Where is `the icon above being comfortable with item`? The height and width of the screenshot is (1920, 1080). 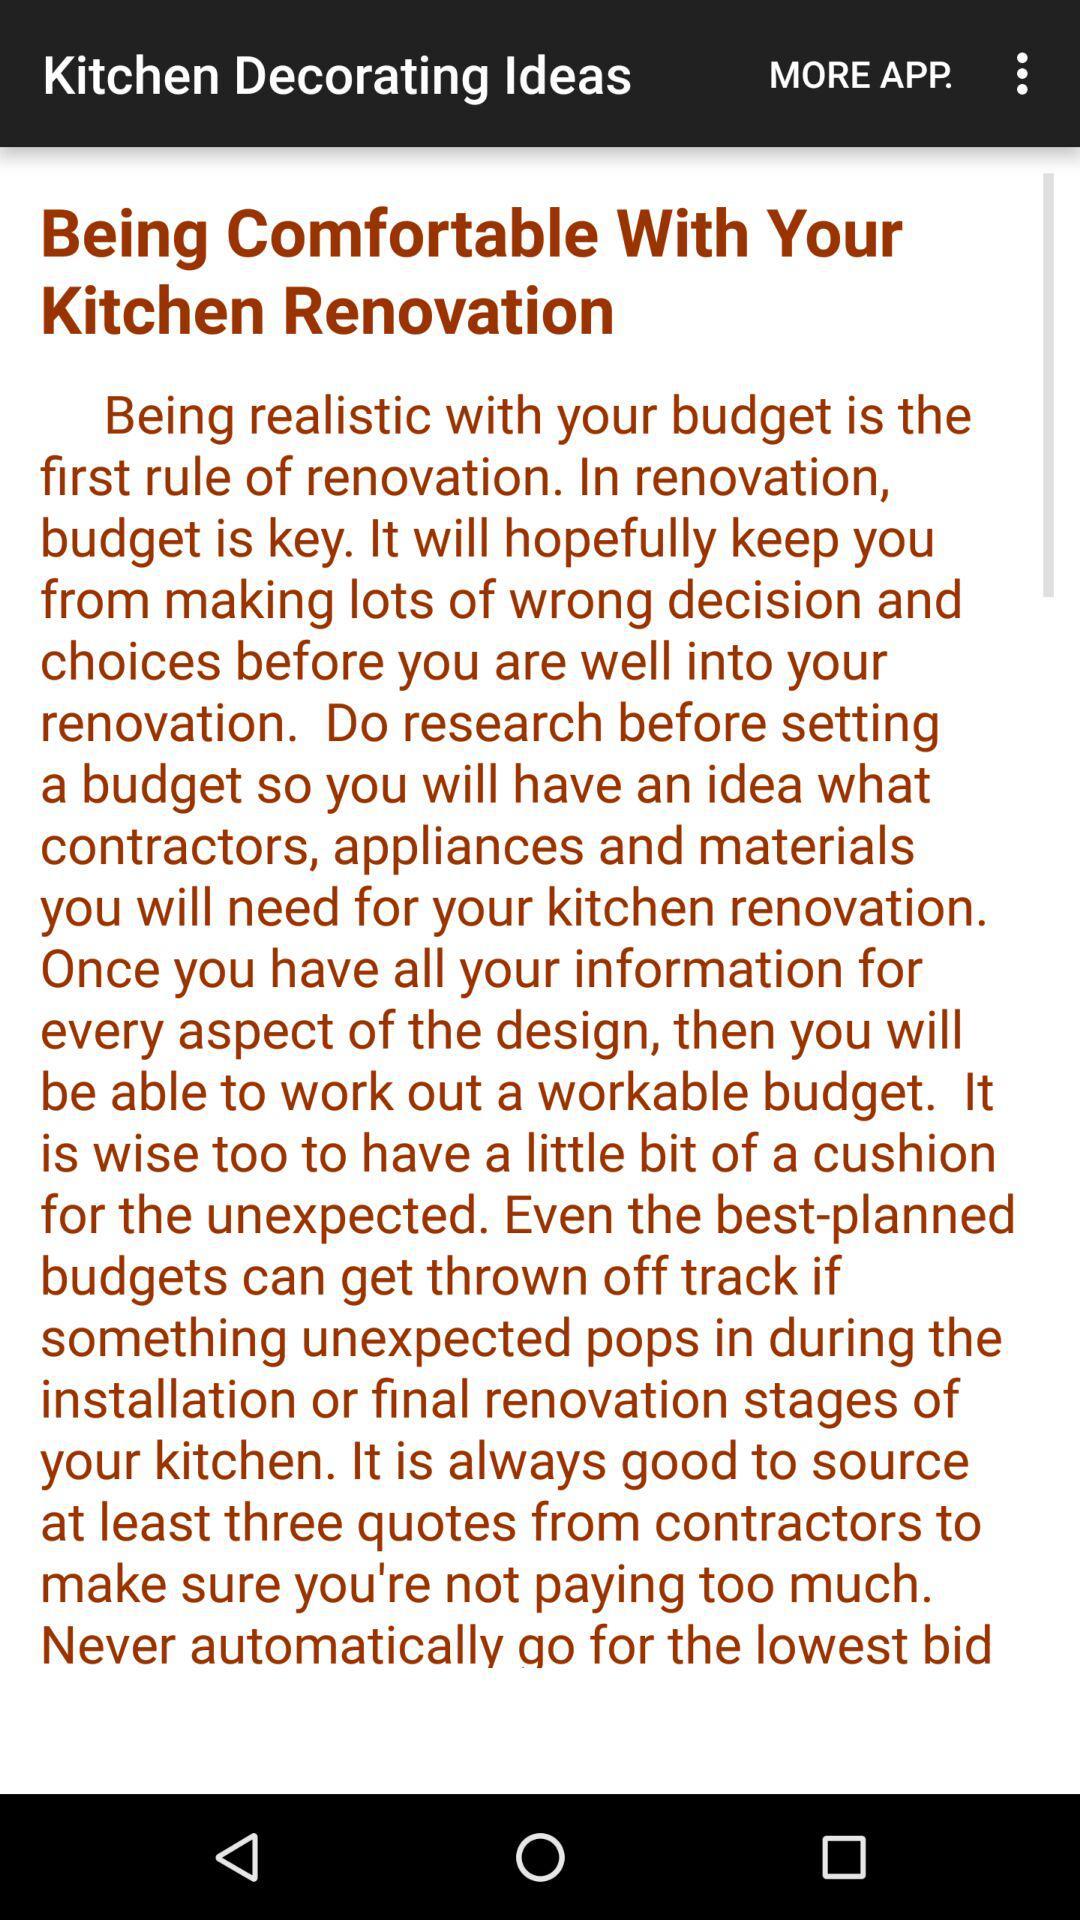 the icon above being comfortable with item is located at coordinates (860, 73).